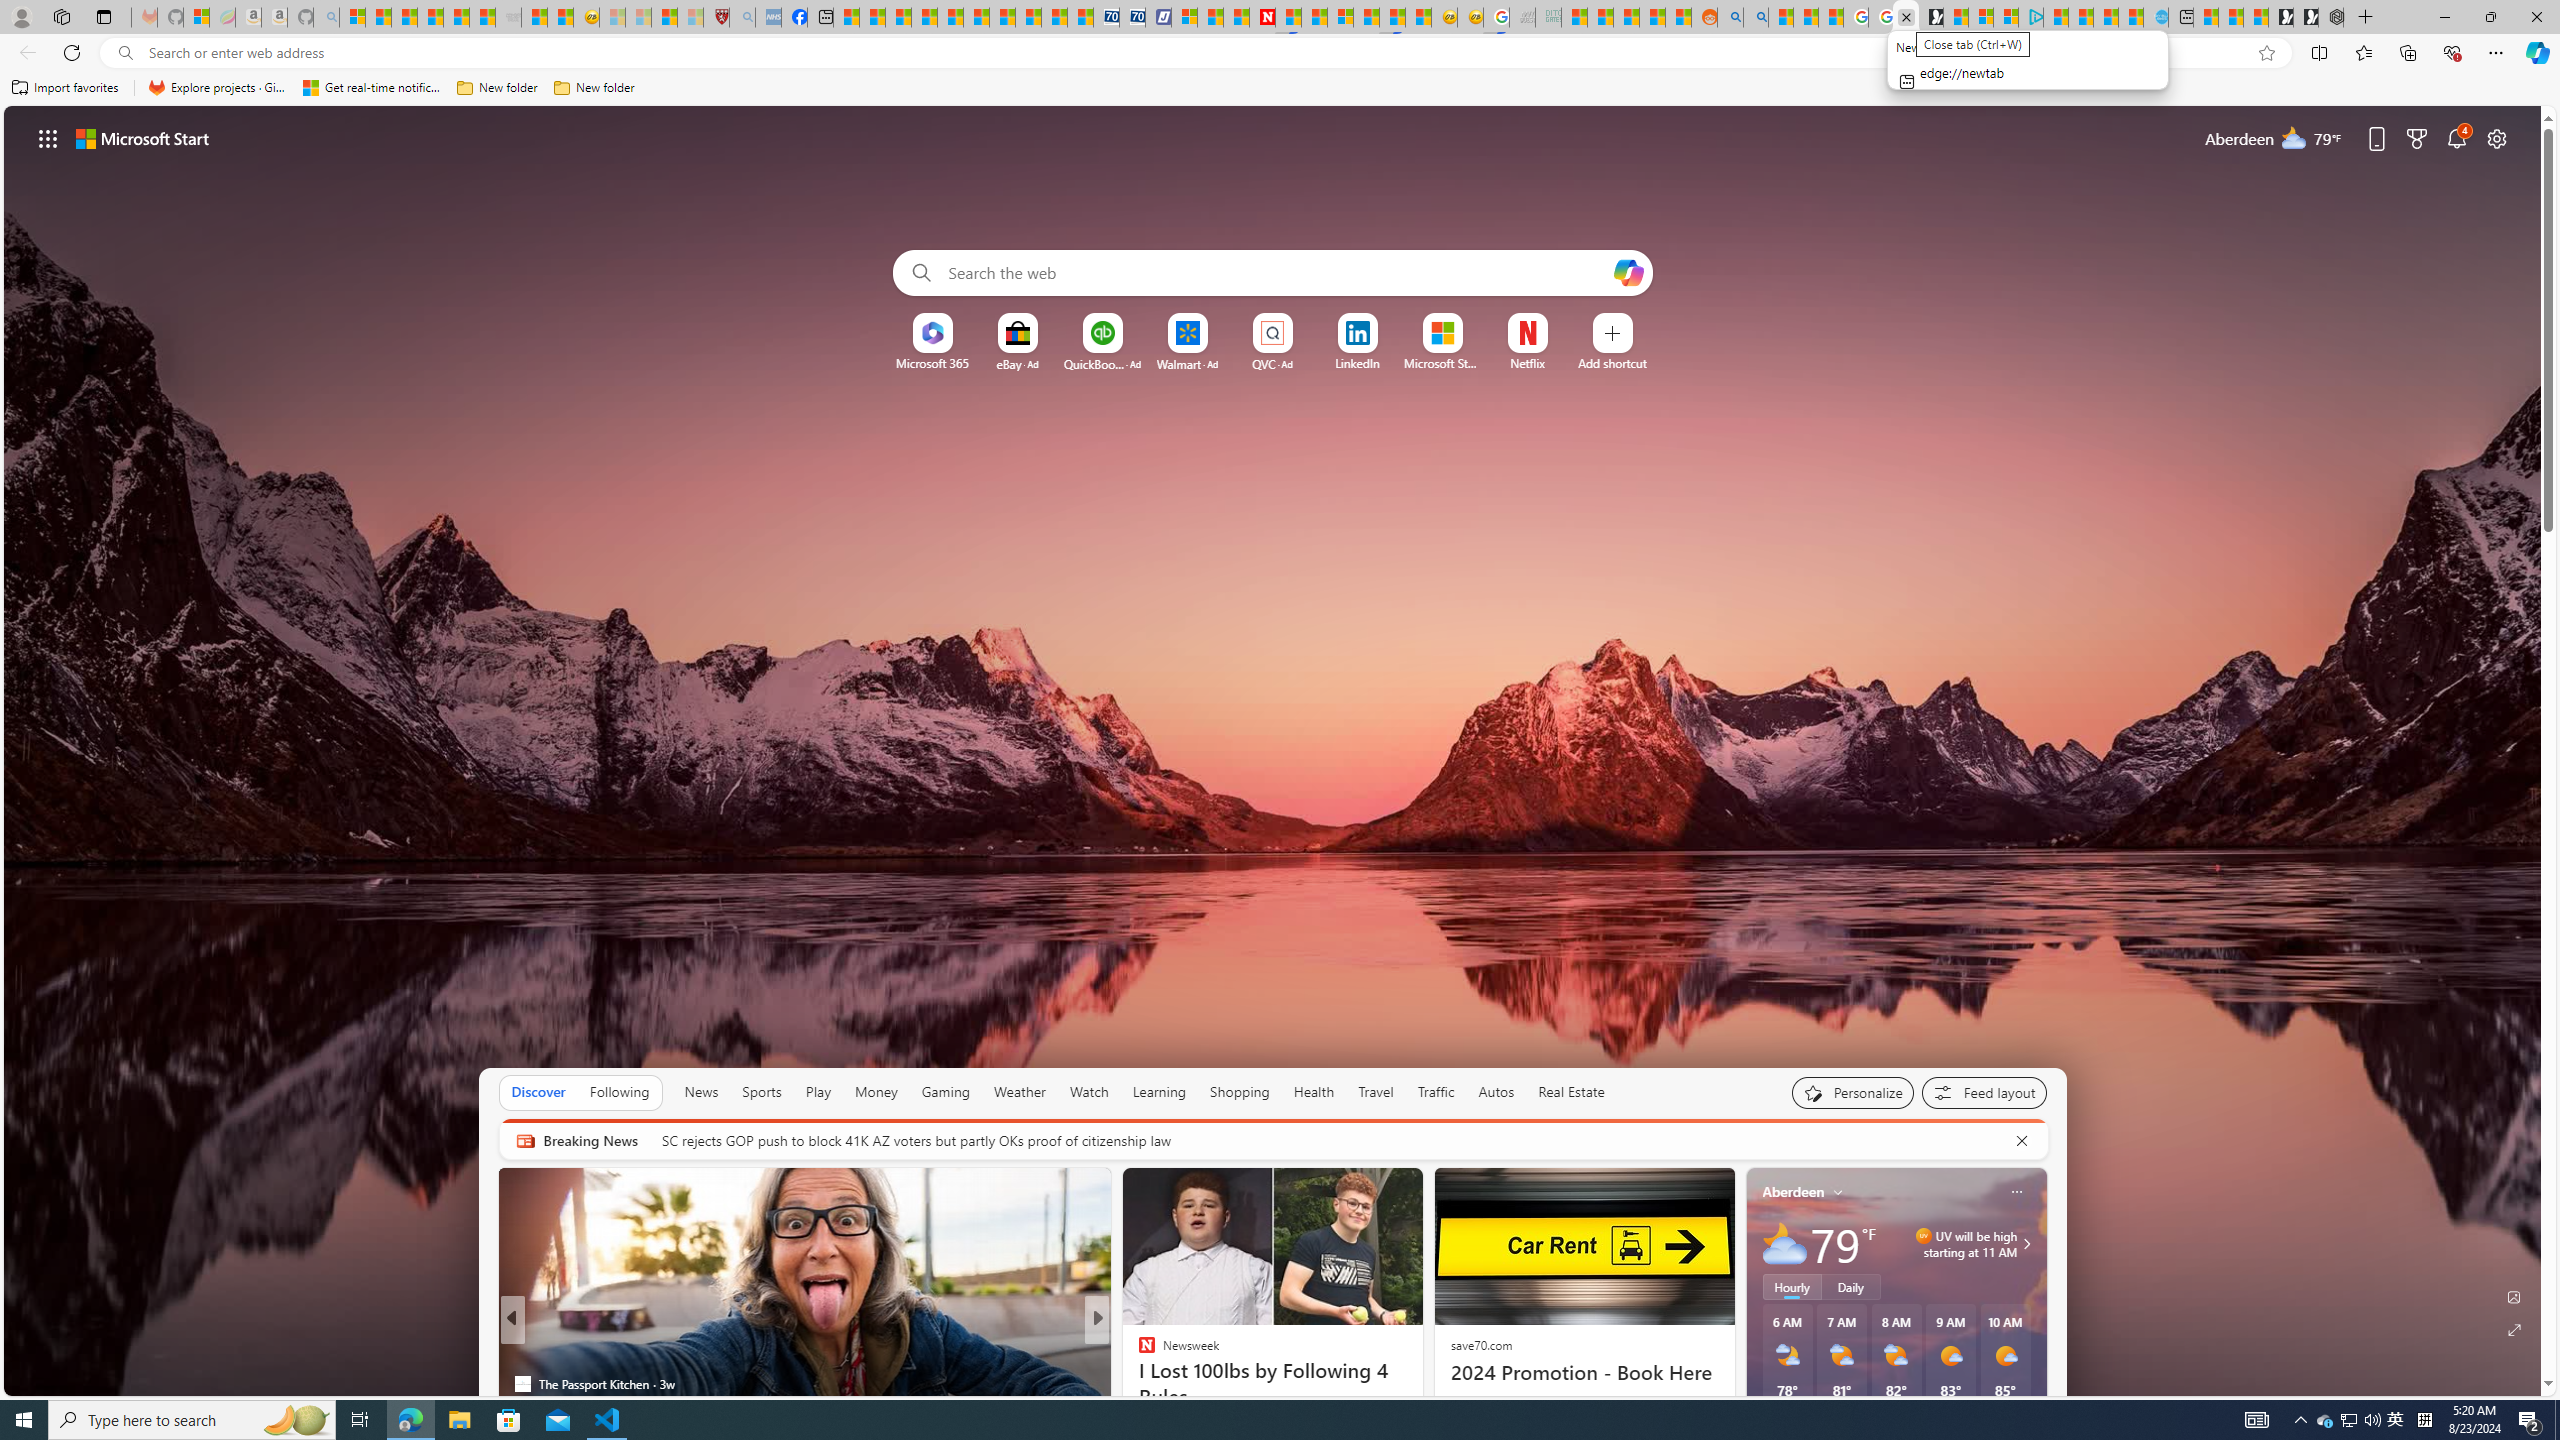 The image size is (2560, 1440). Describe the element at coordinates (1137, 1351) in the screenshot. I see `'INSIDER'` at that location.